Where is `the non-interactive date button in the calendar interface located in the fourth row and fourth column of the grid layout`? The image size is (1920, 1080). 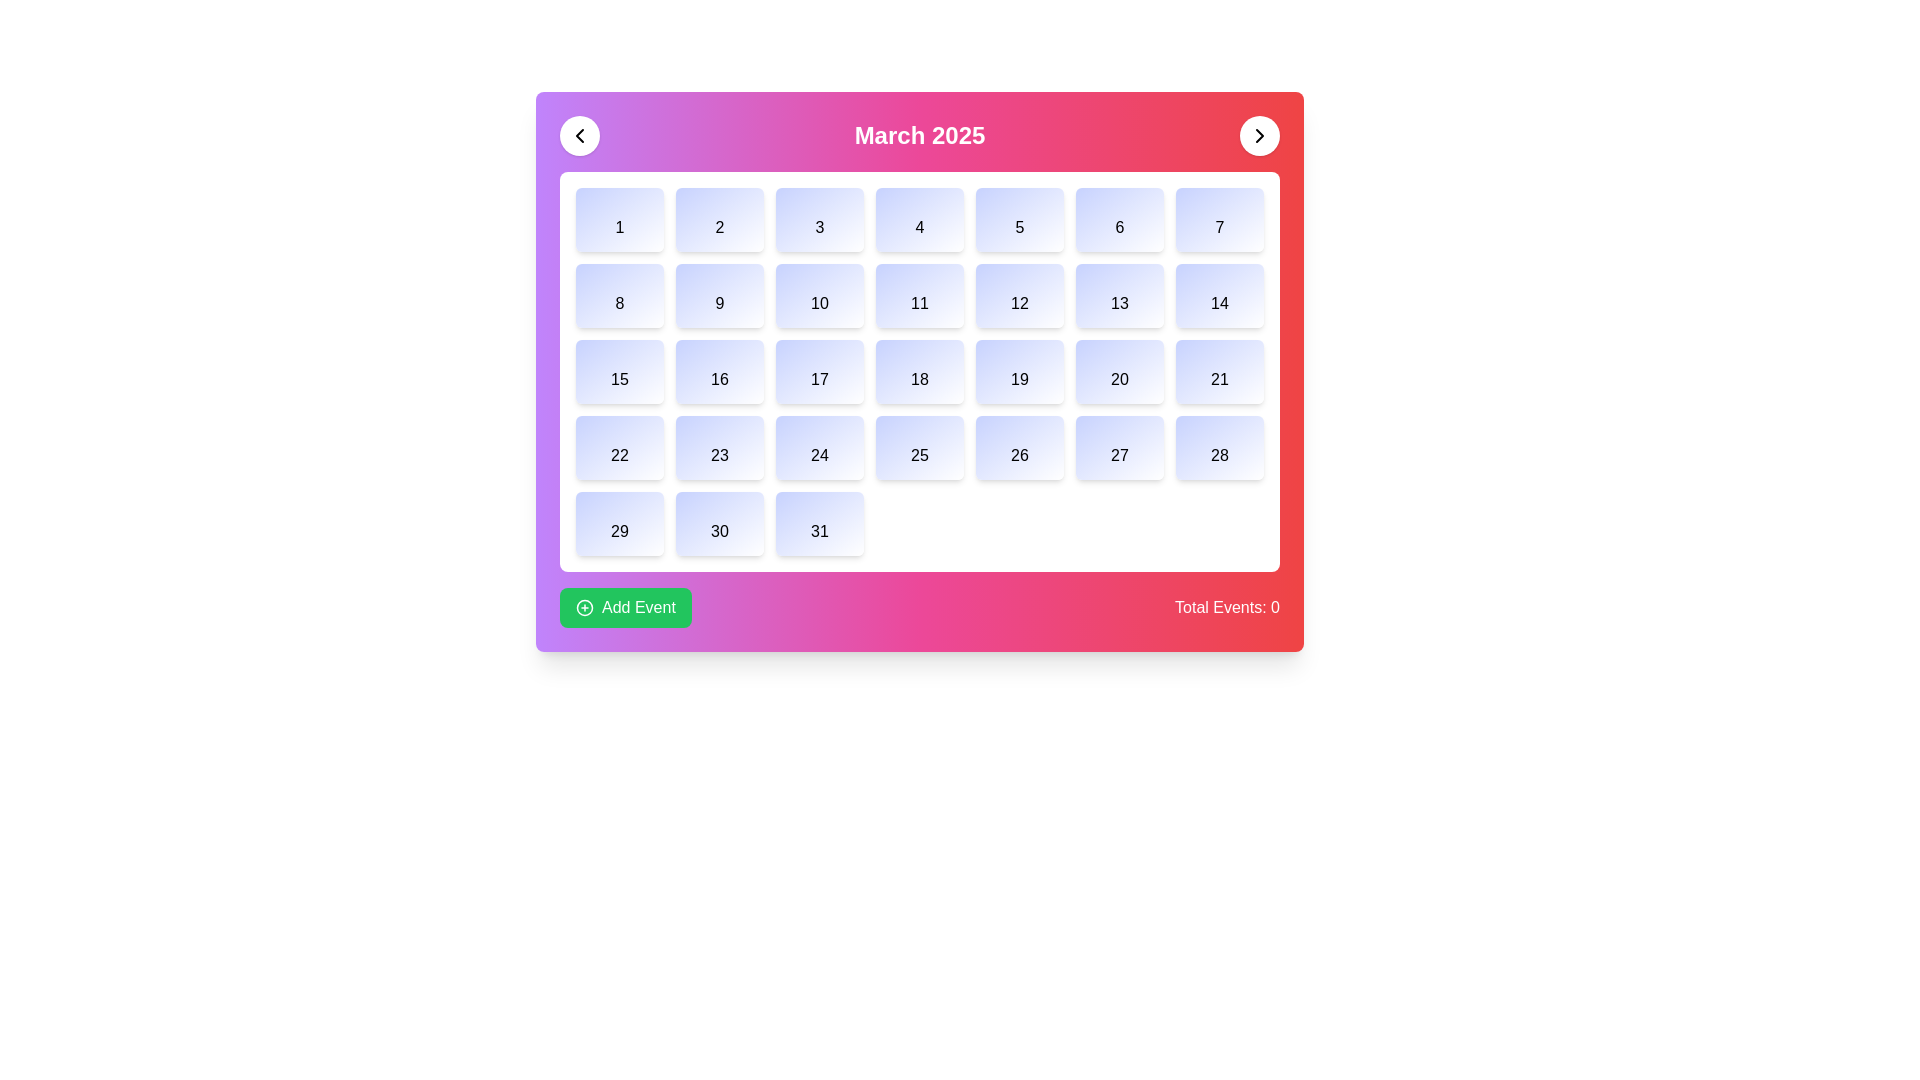 the non-interactive date button in the calendar interface located in the fourth row and fourth column of the grid layout is located at coordinates (919, 446).